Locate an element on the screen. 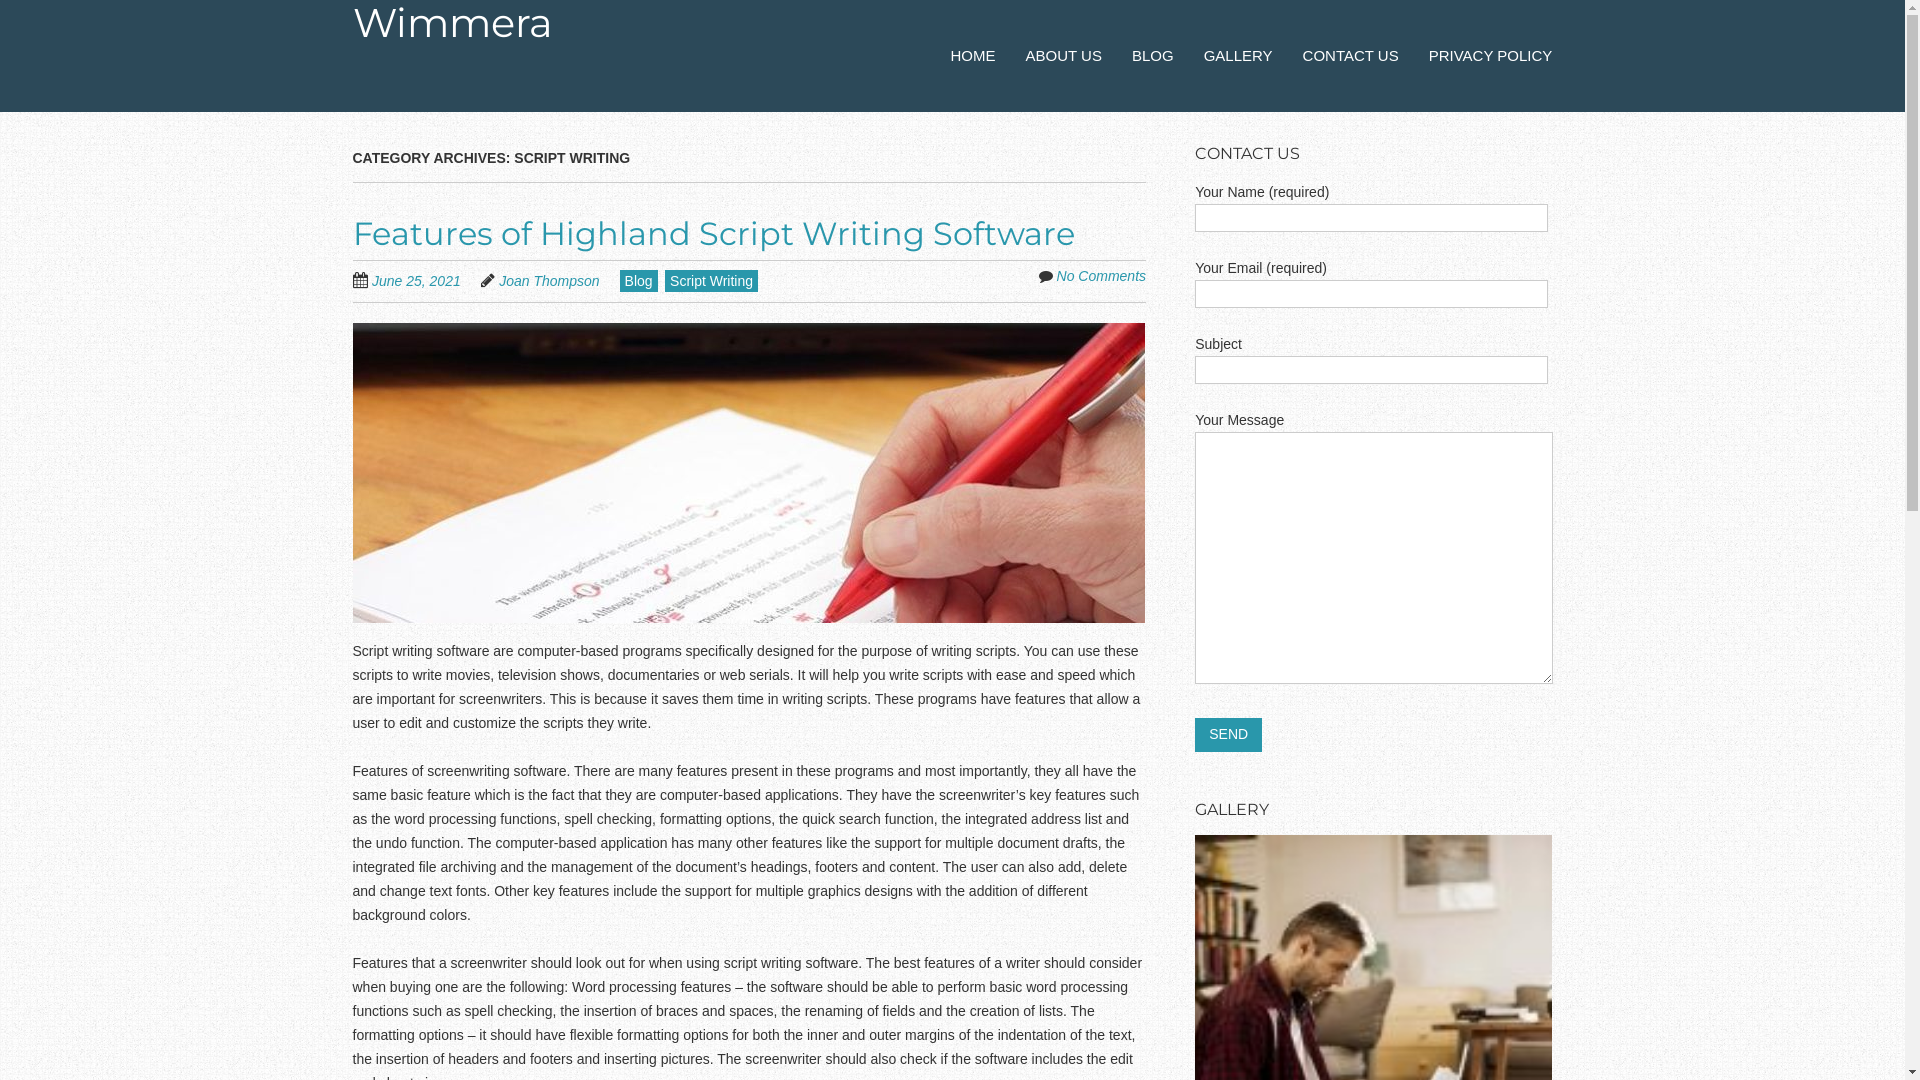 The height and width of the screenshot is (1080, 1920). 'PRIVACY POLICY' is located at coordinates (1491, 55).